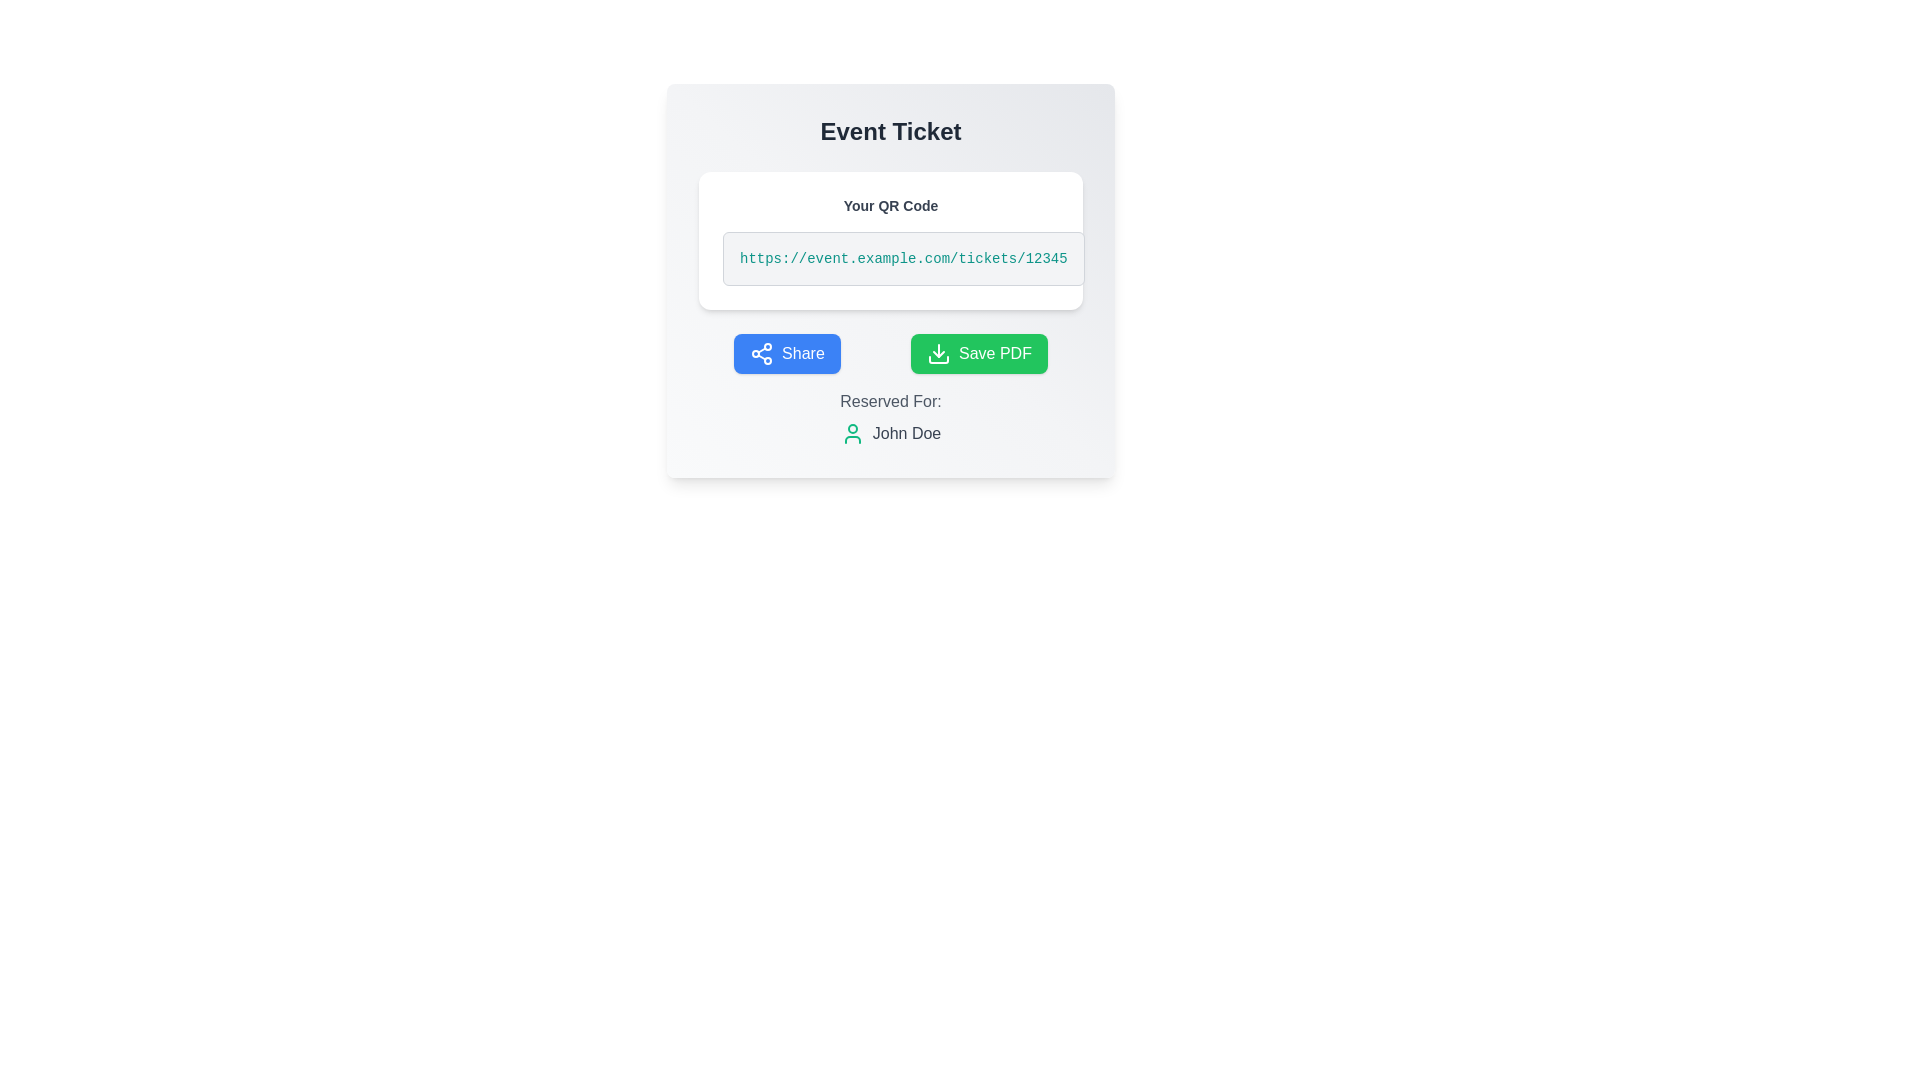  Describe the element at coordinates (890, 416) in the screenshot. I see `the text element displaying 'Reserved For: John Doe' with an adjacent user icon in a greenish color, located at the bottom of the 'Event Ticket' modal` at that location.